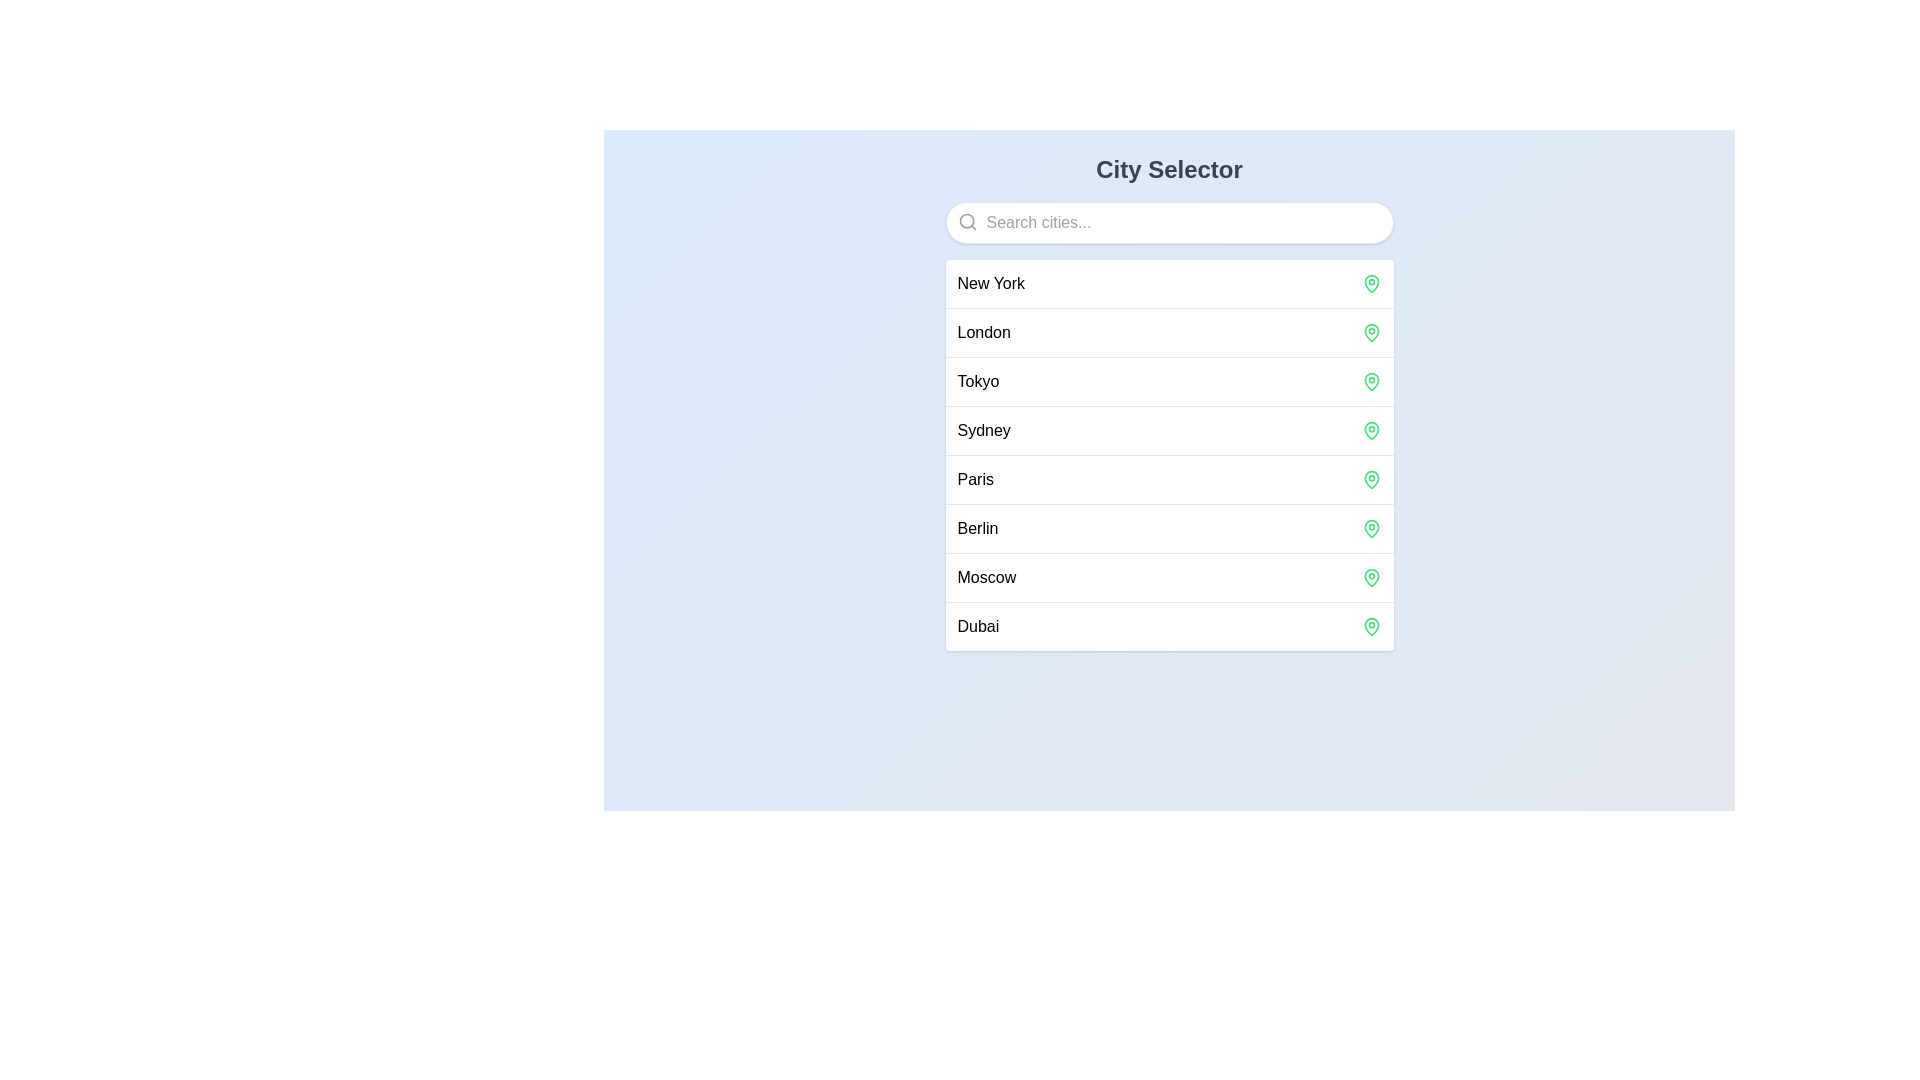 The width and height of the screenshot is (1920, 1080). I want to click on the graphic element representing the map pin's outer shape beside the city 'Sydney' in the fourth row of the list, so click(1370, 430).